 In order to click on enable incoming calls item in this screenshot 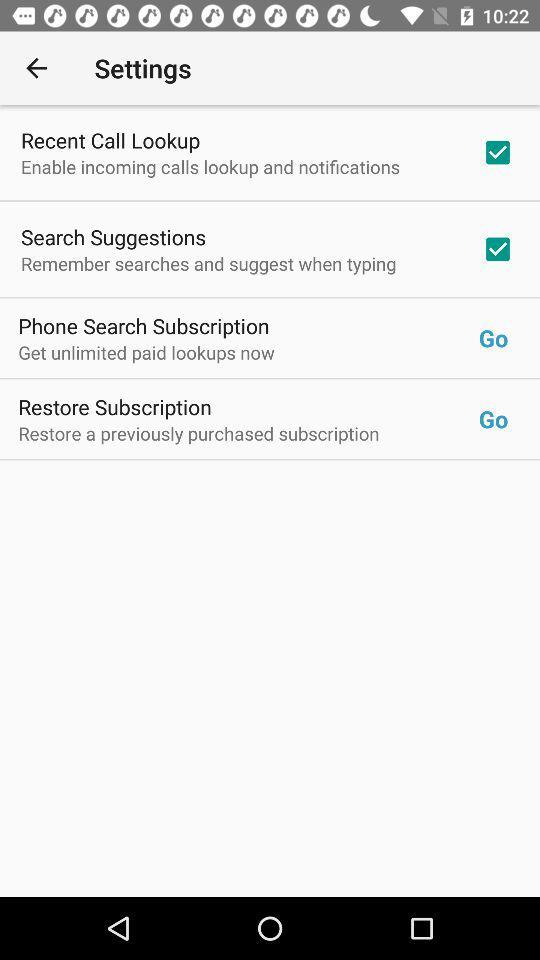, I will do `click(209, 165)`.